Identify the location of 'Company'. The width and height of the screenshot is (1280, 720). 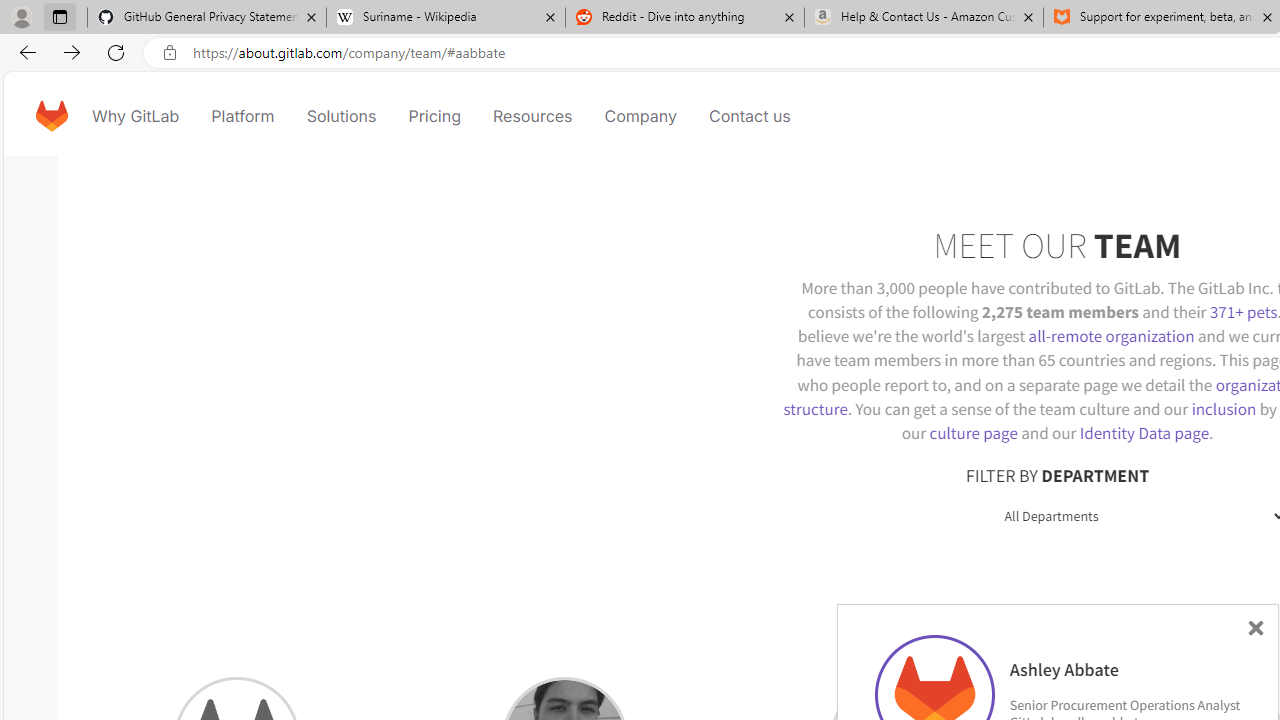
(640, 115).